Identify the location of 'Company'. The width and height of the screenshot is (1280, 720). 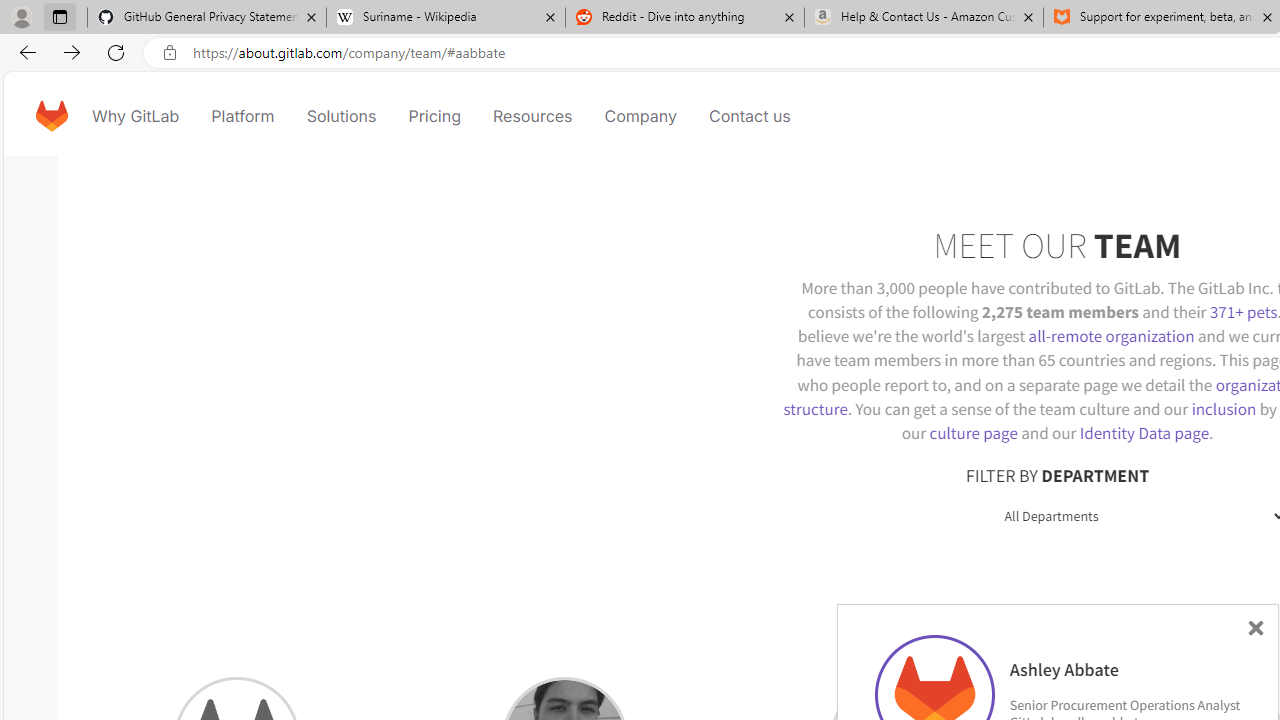
(640, 115).